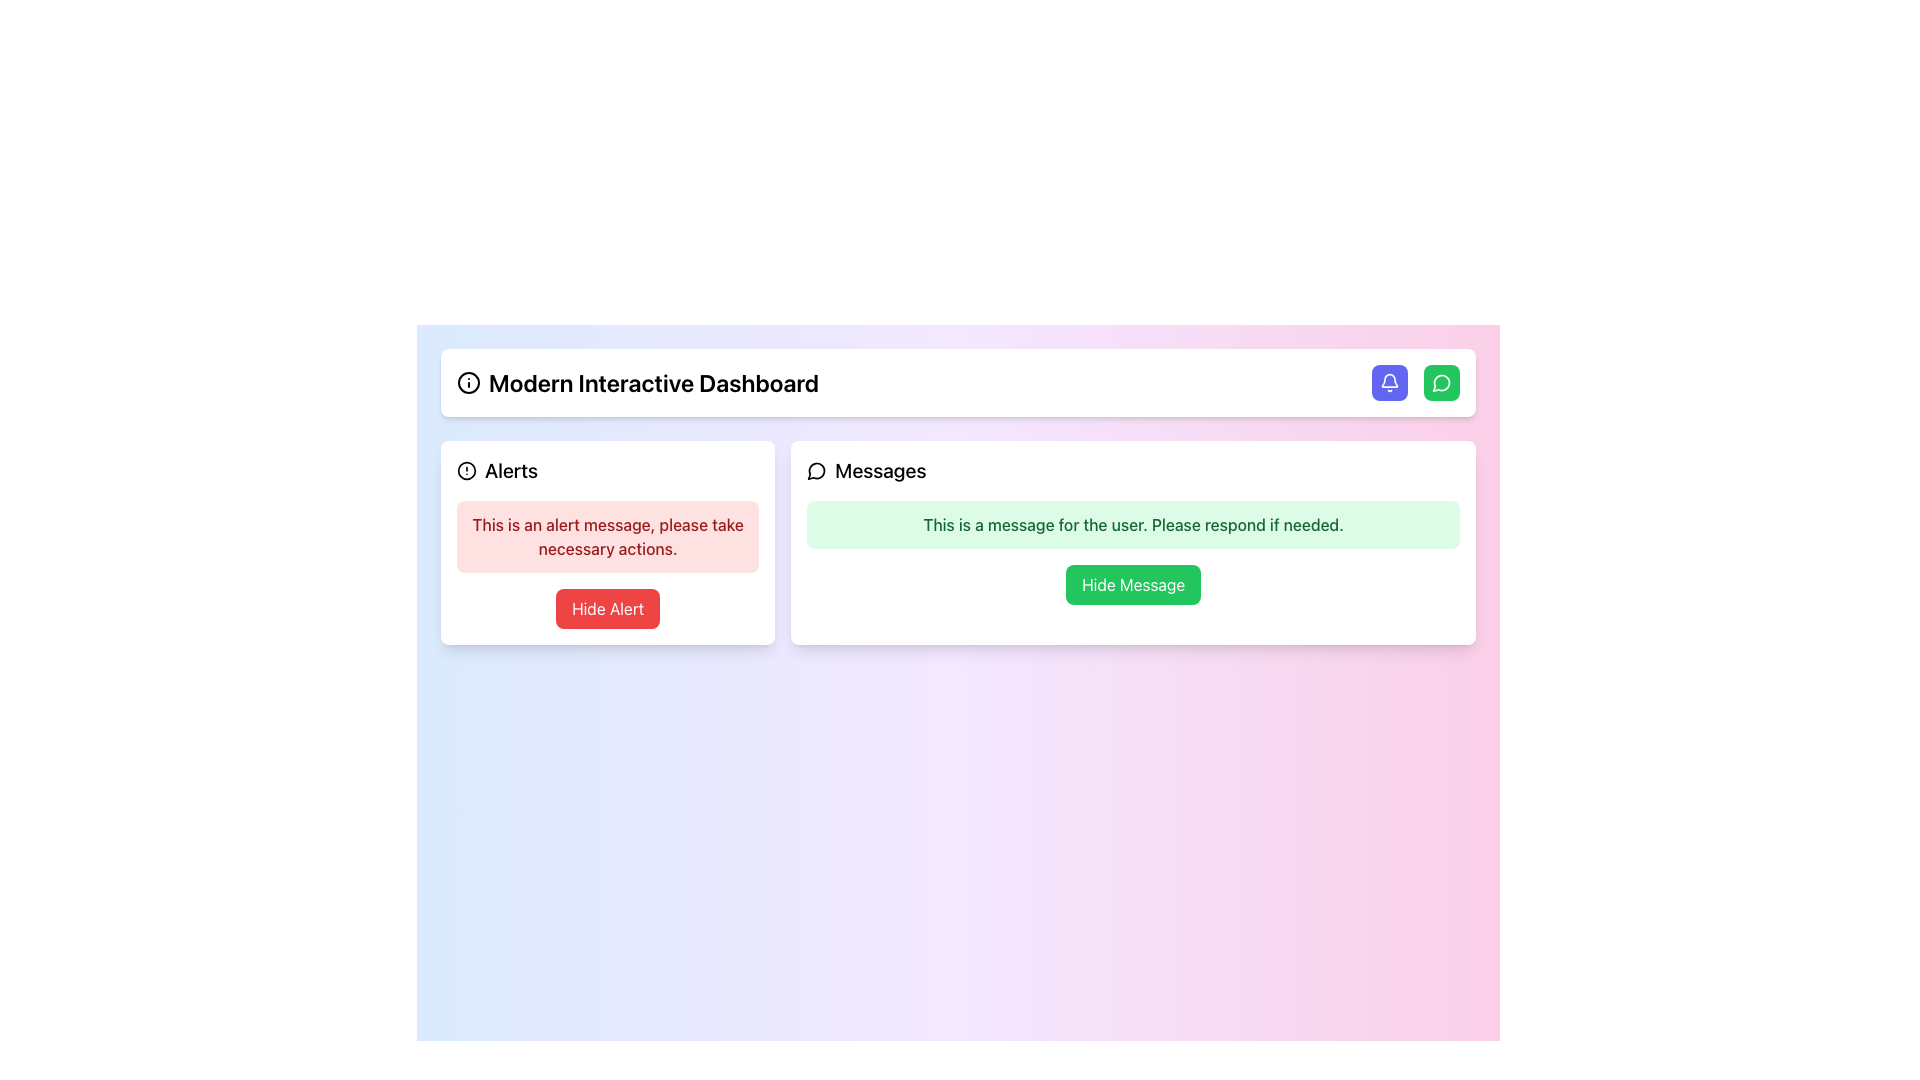 This screenshot has width=1920, height=1080. What do you see at coordinates (607, 535) in the screenshot?
I see `message displayed in the Alert Box, which is centrally located within the 'Alerts' section and positioned above the 'Hide Alert' button` at bounding box center [607, 535].